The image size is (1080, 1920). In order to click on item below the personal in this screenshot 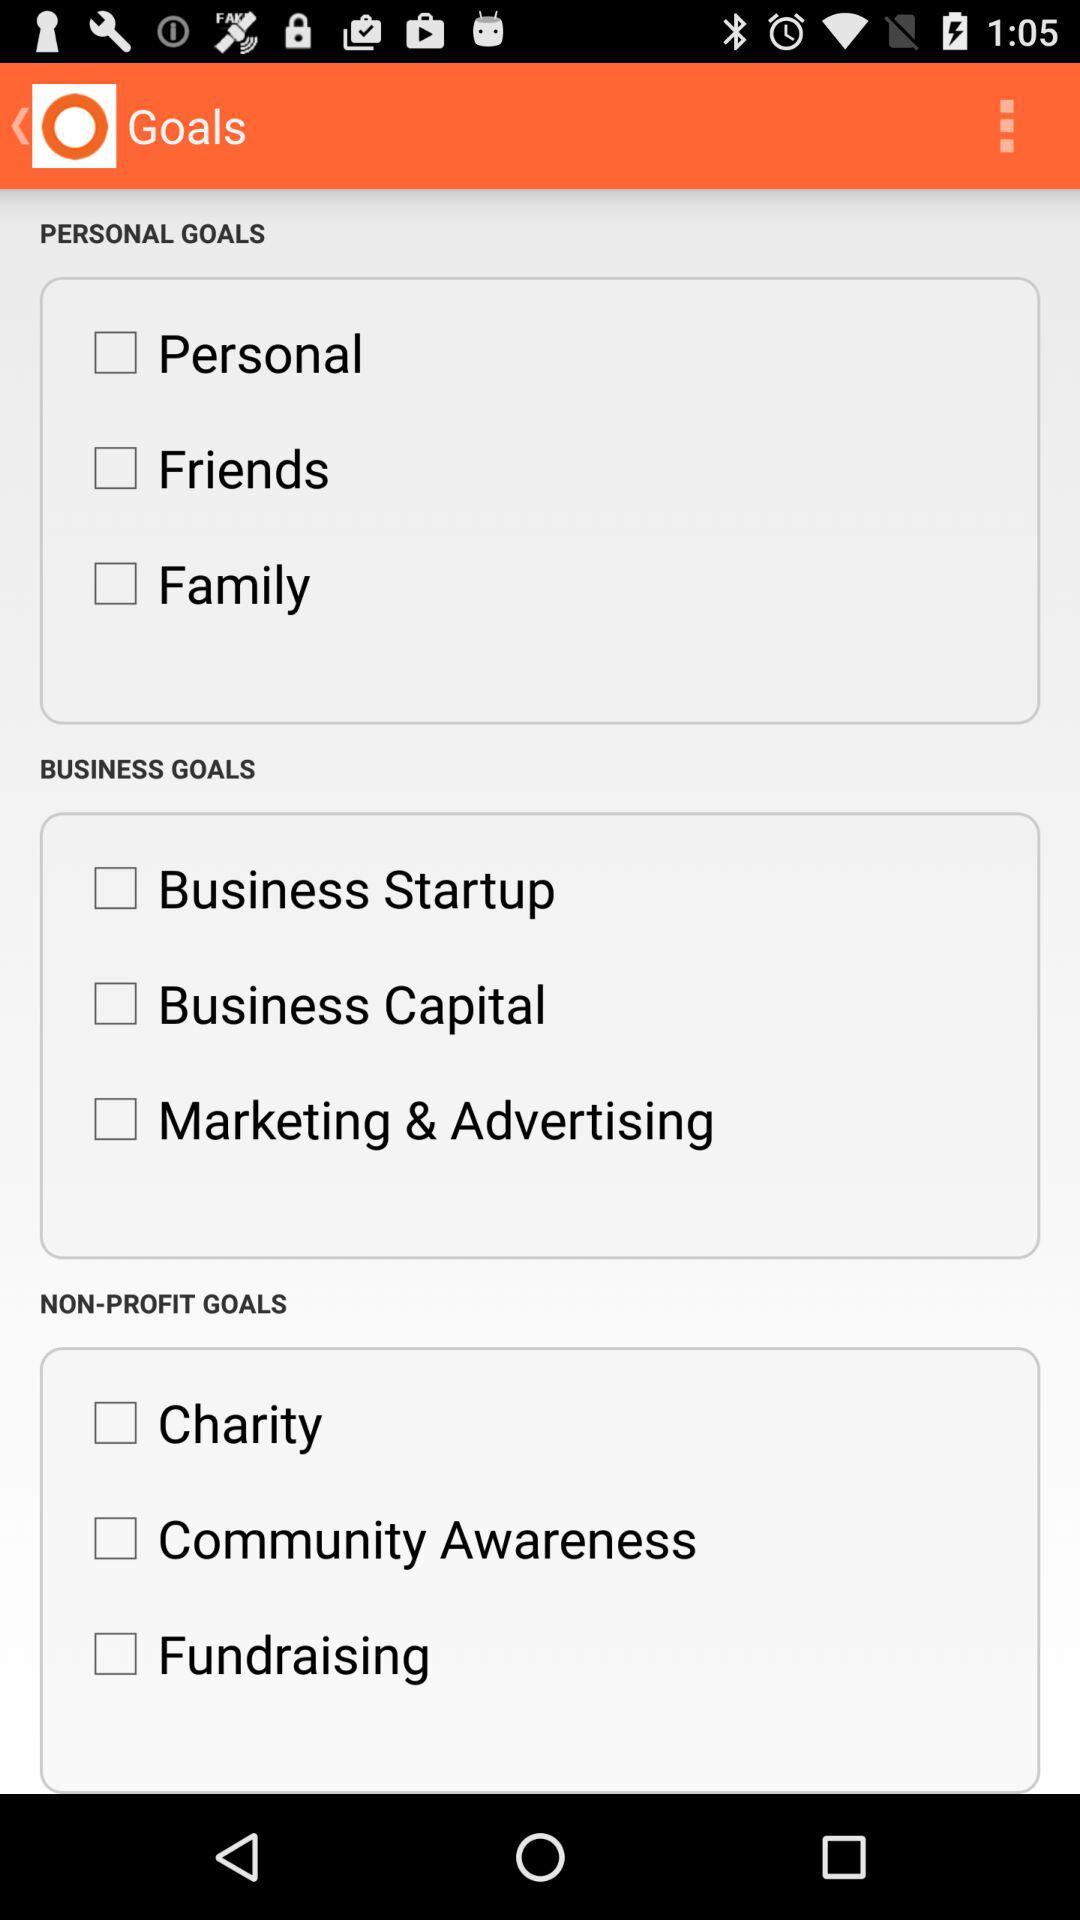, I will do `click(201, 466)`.